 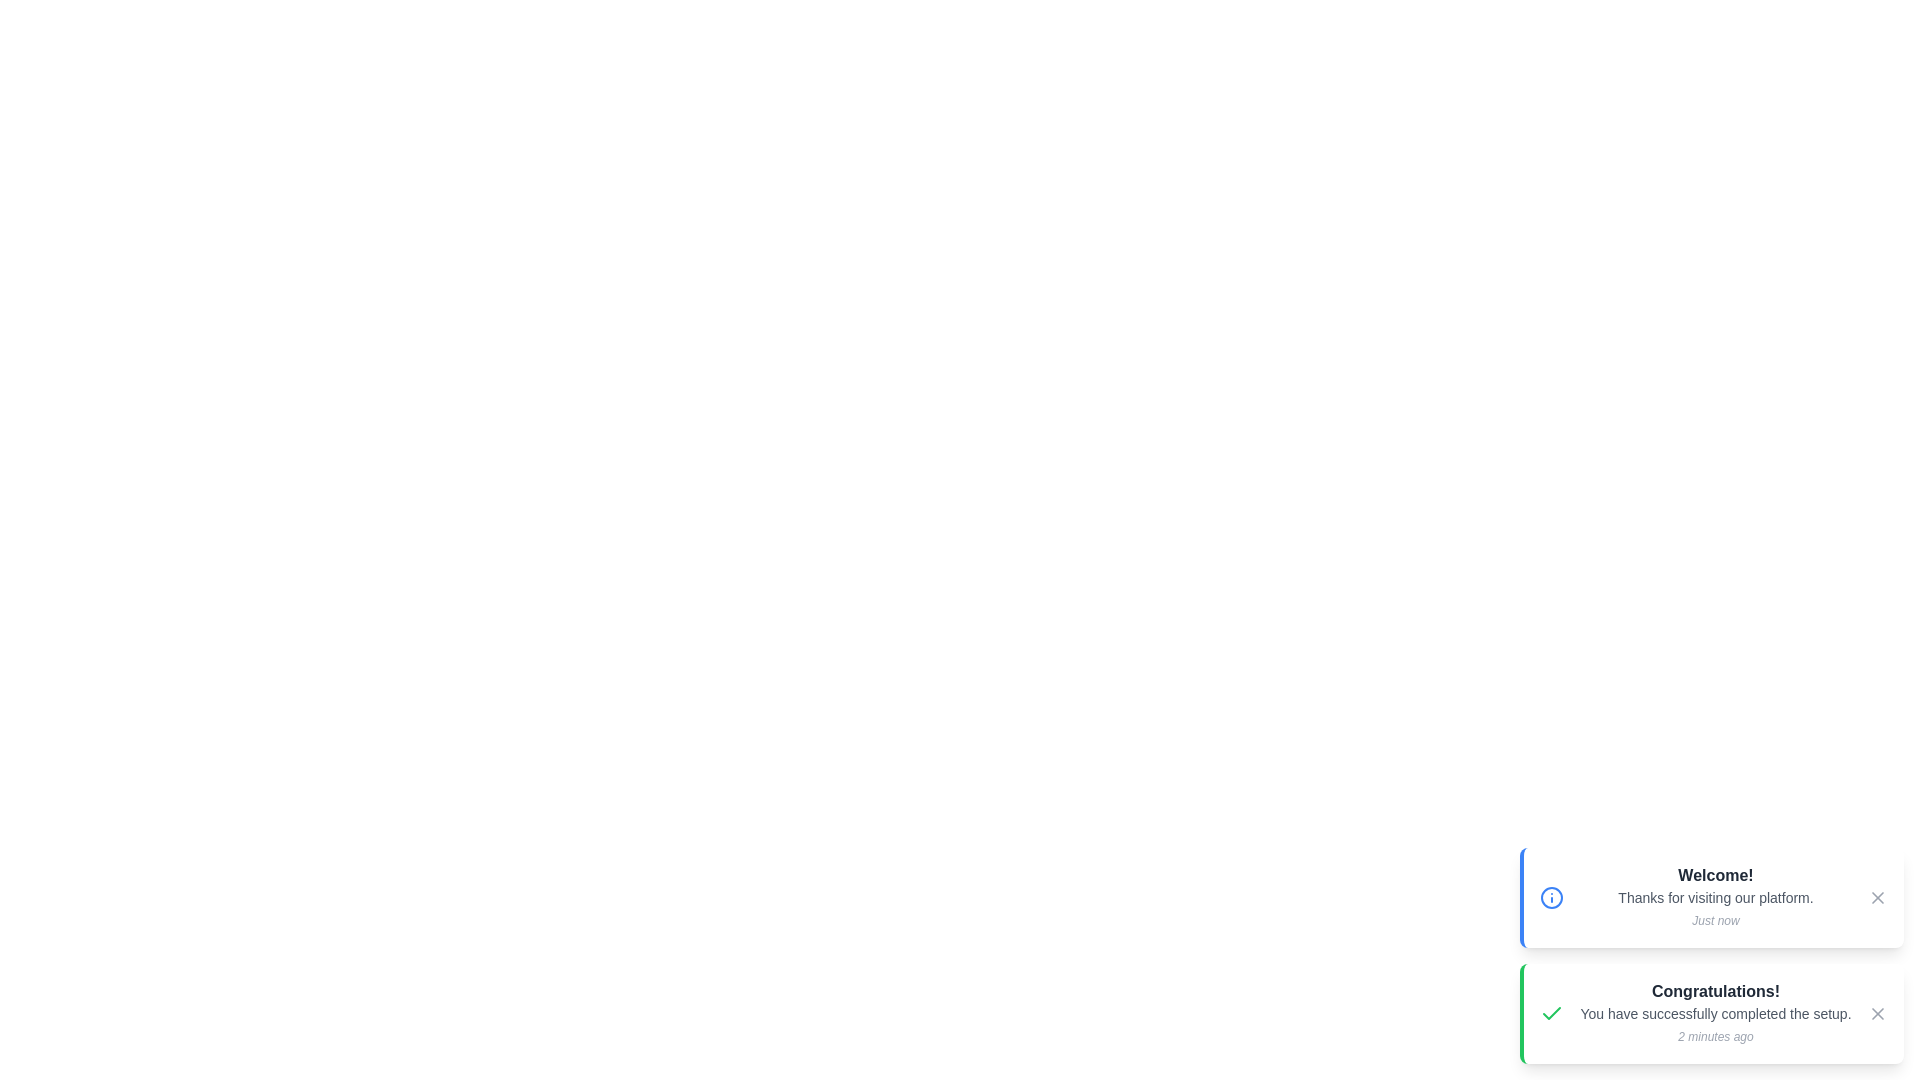 What do you see at coordinates (1711, 1014) in the screenshot?
I see `the notification with title Congratulations!` at bounding box center [1711, 1014].